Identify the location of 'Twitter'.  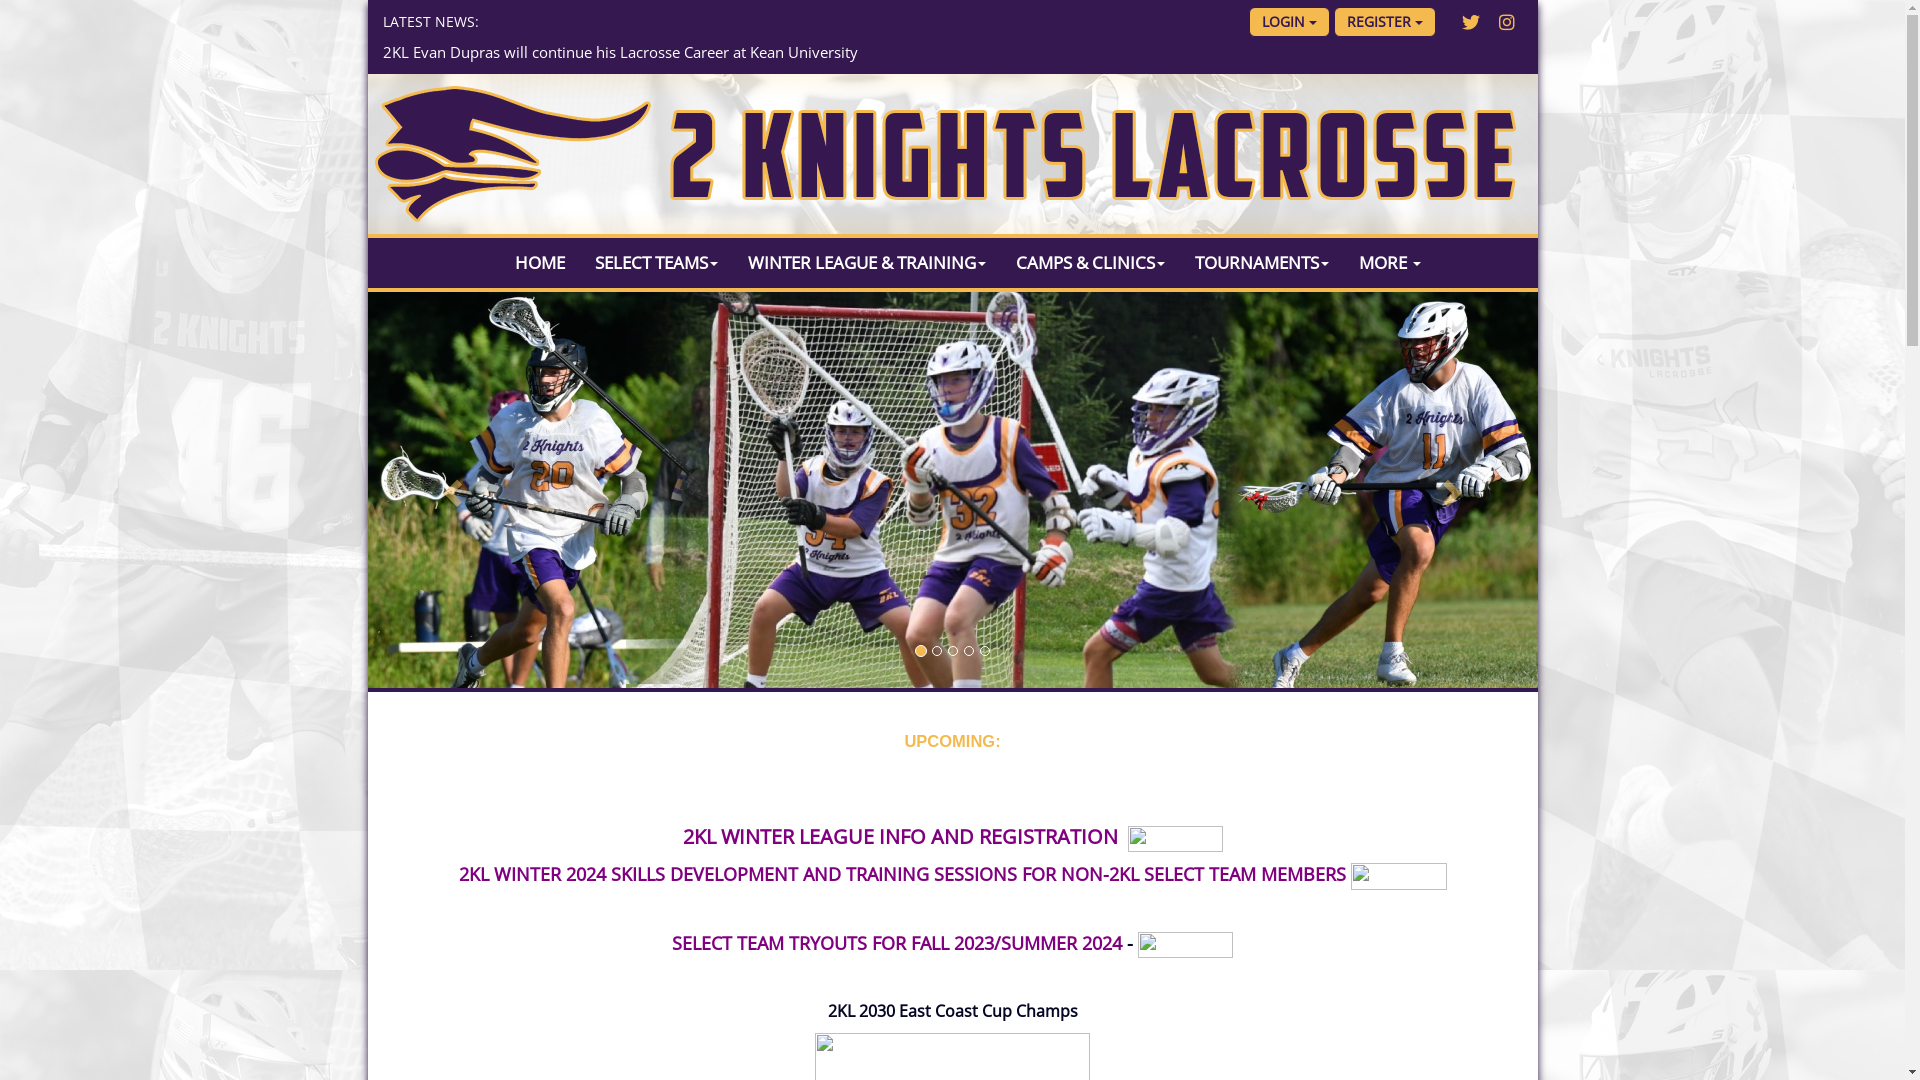
(1455, 22).